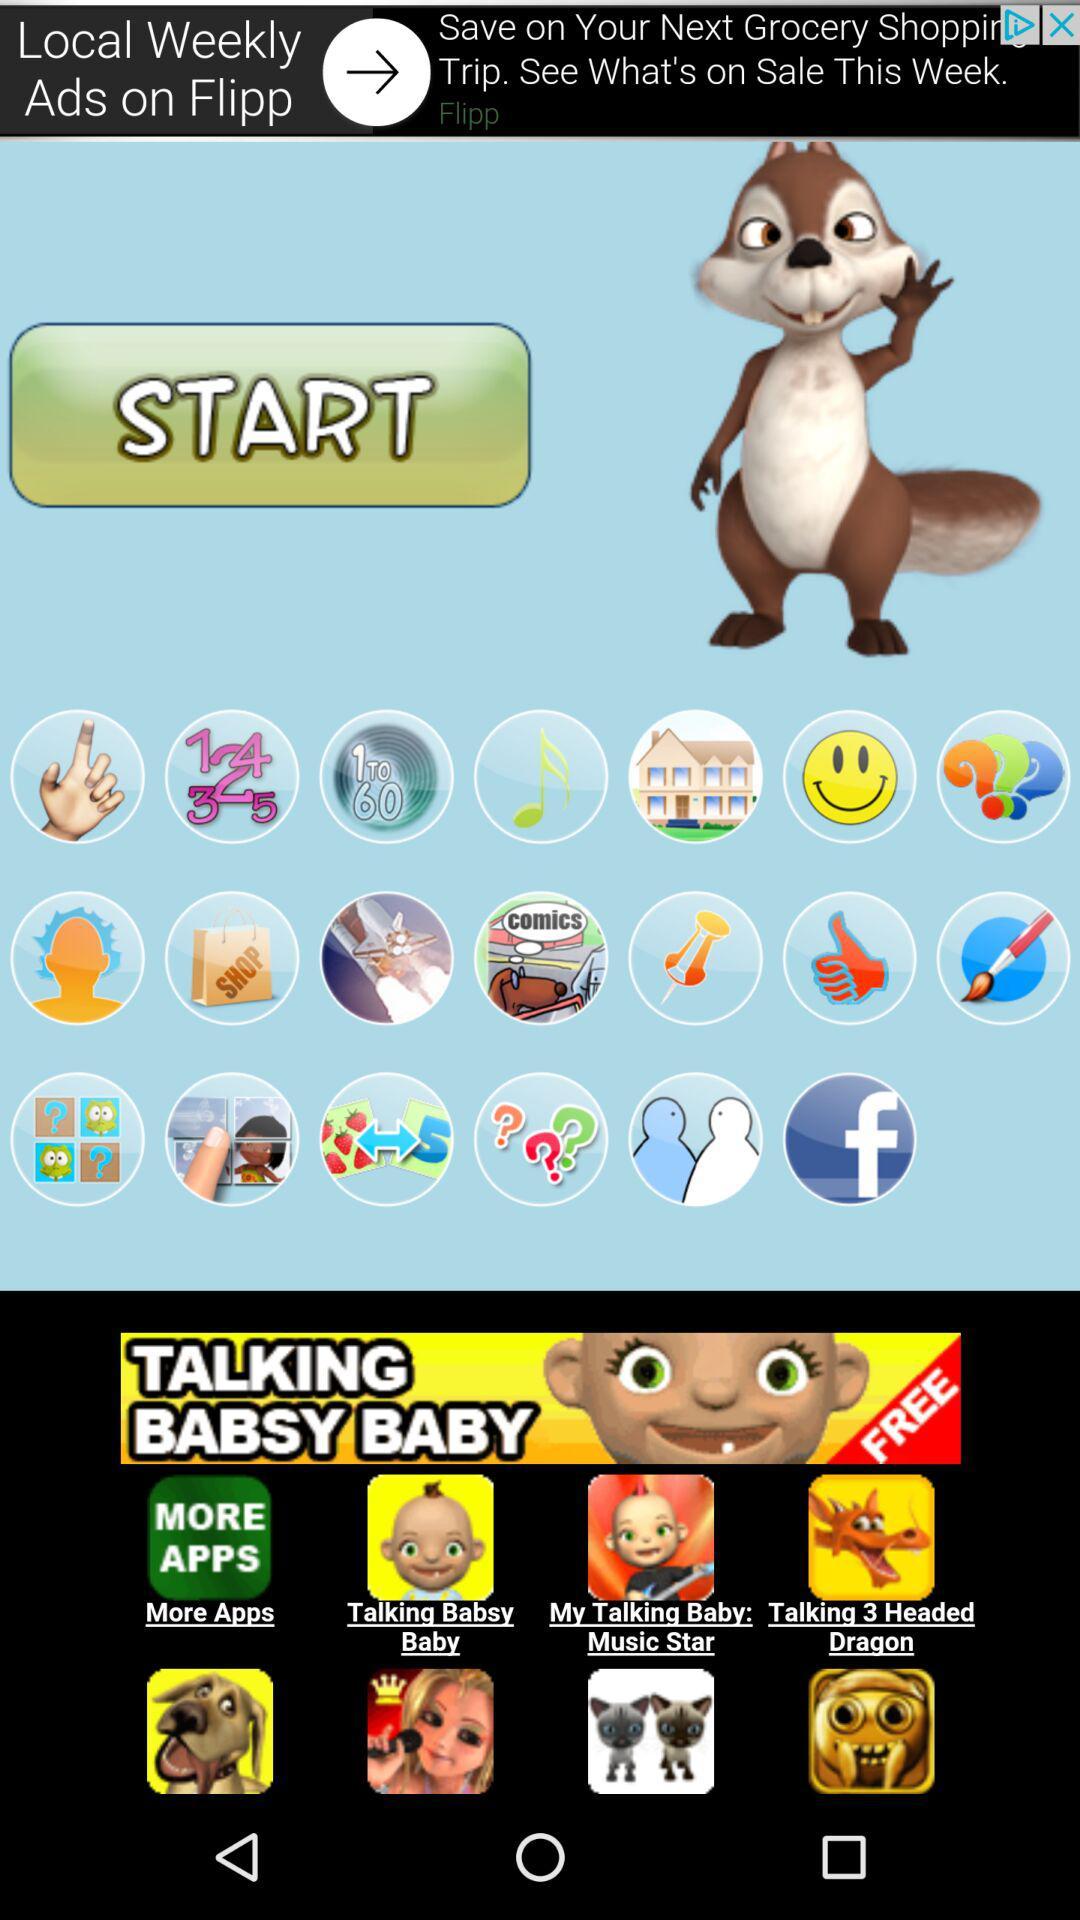 The height and width of the screenshot is (1920, 1080). I want to click on second icon below the start button, so click(230, 776).